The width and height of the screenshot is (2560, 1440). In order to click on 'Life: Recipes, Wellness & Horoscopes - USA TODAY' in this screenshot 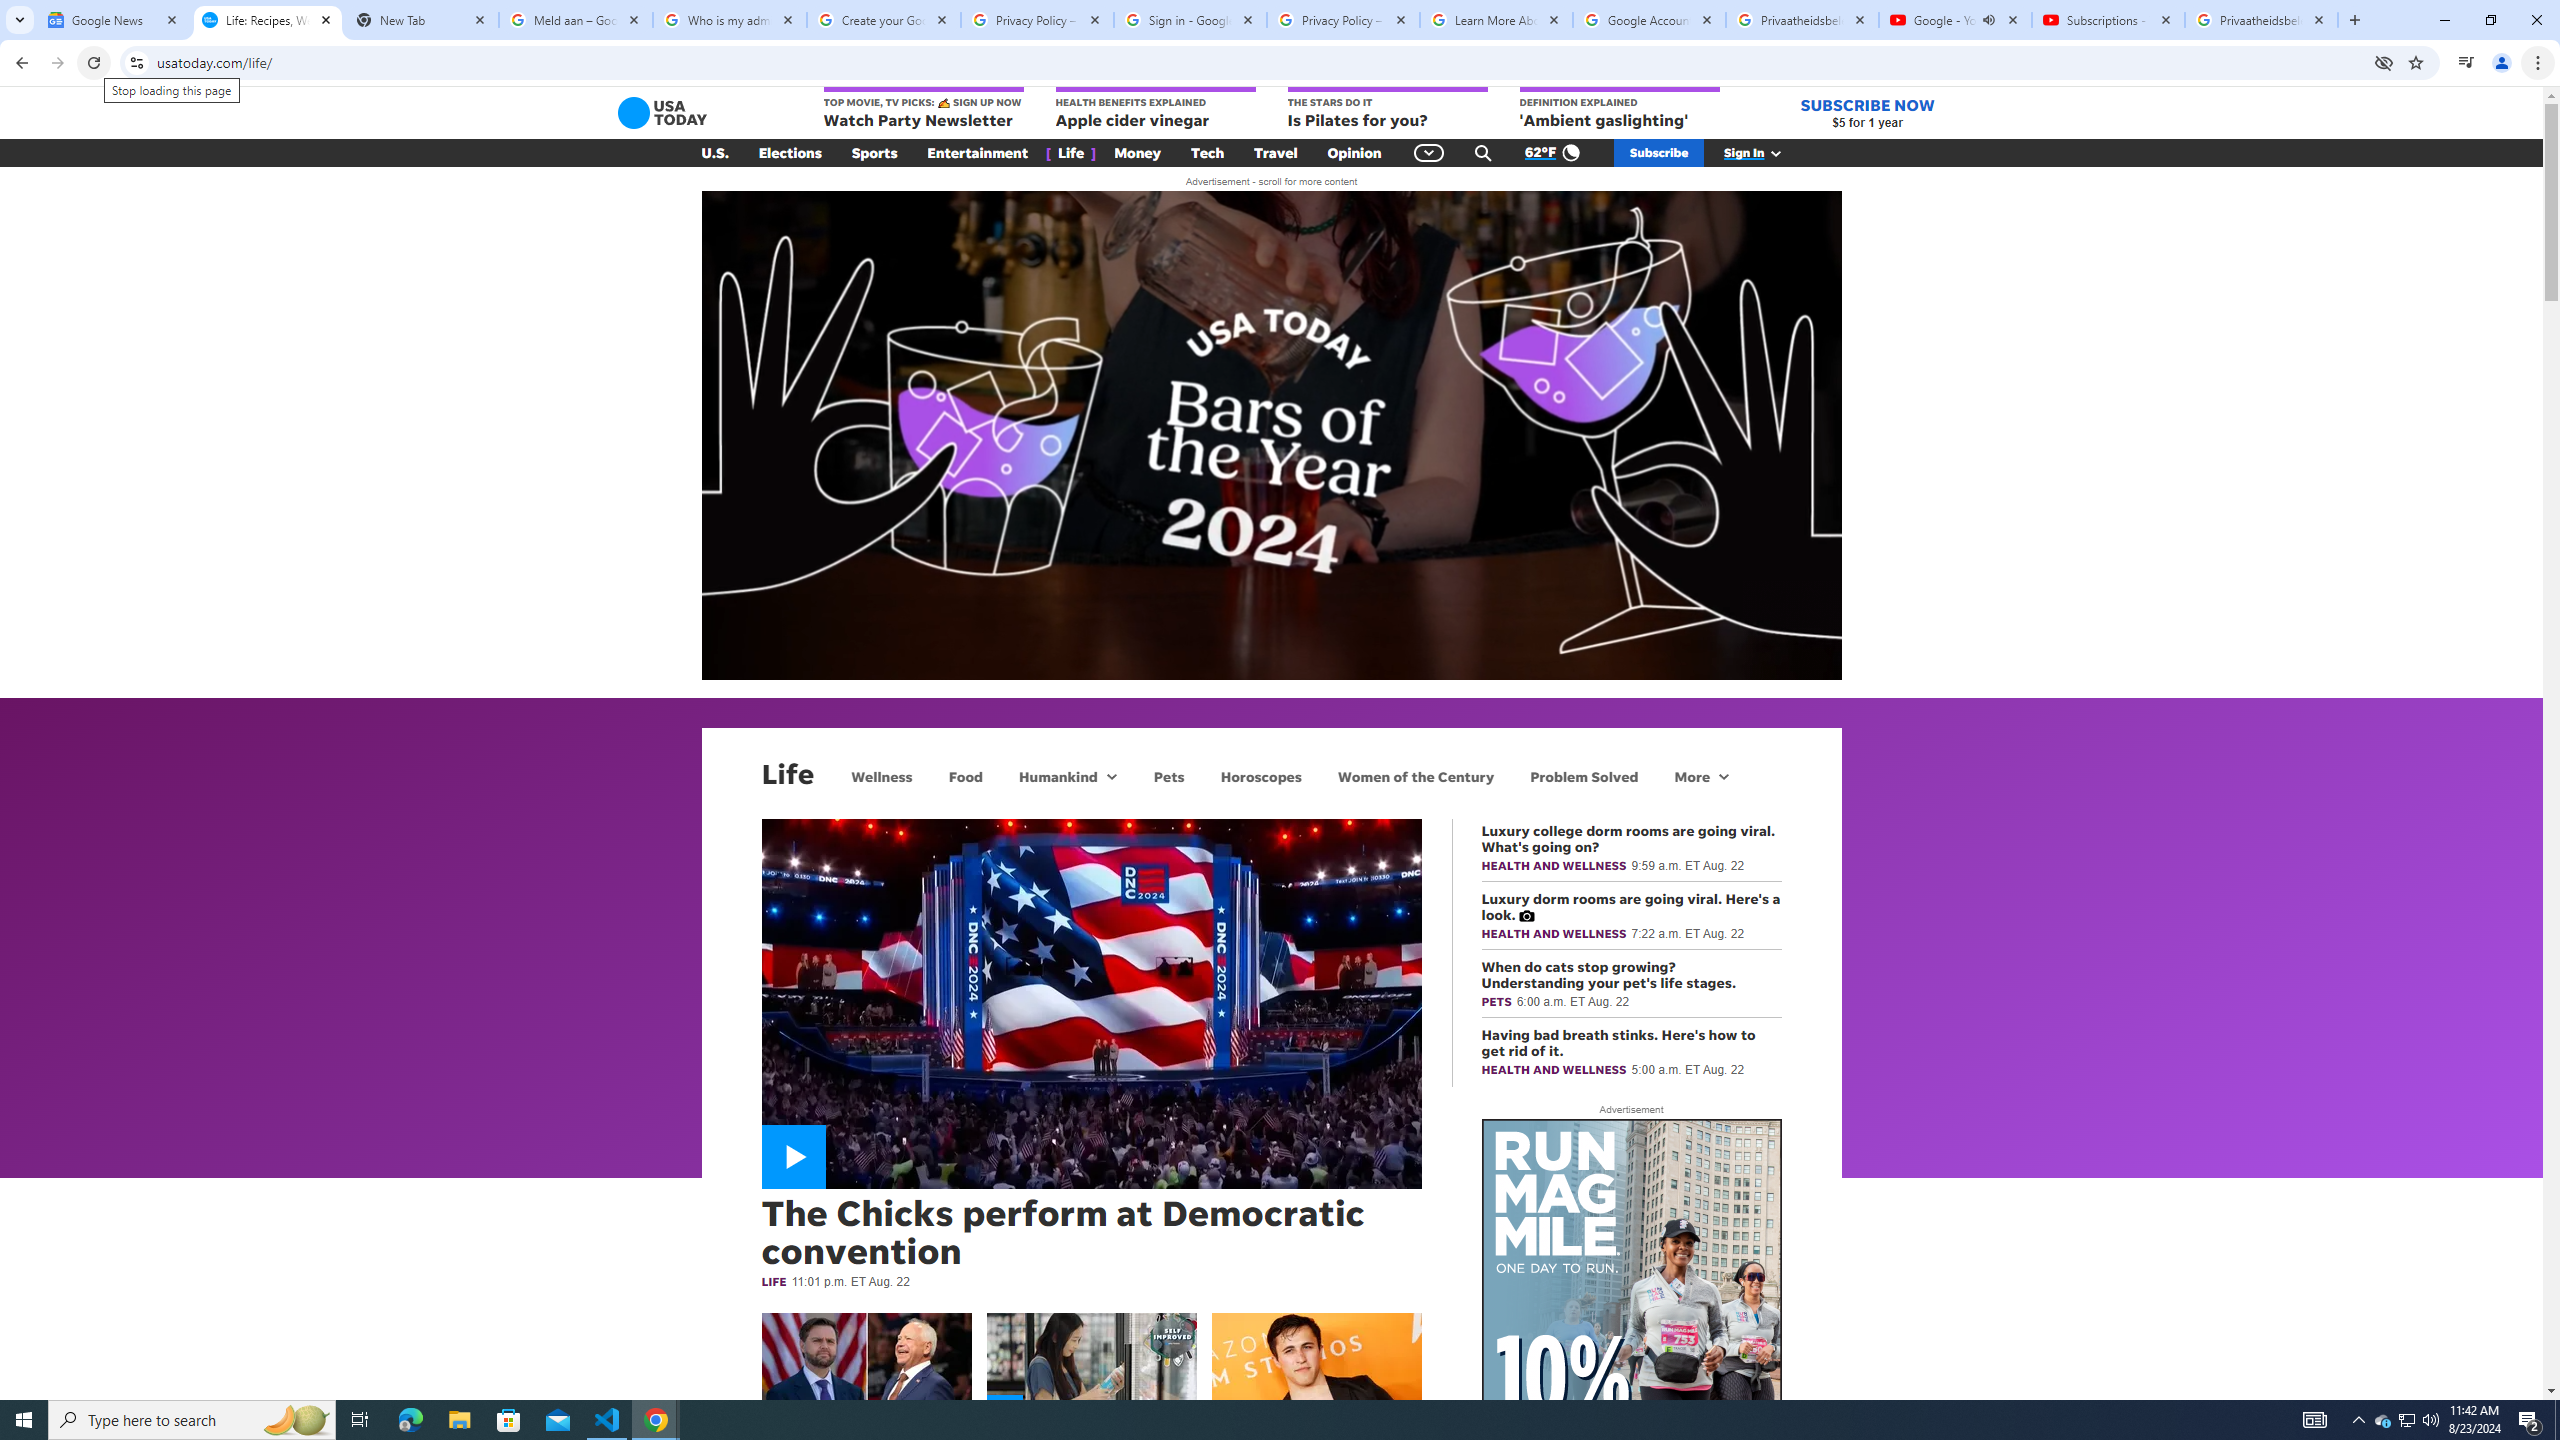, I will do `click(266, 19)`.